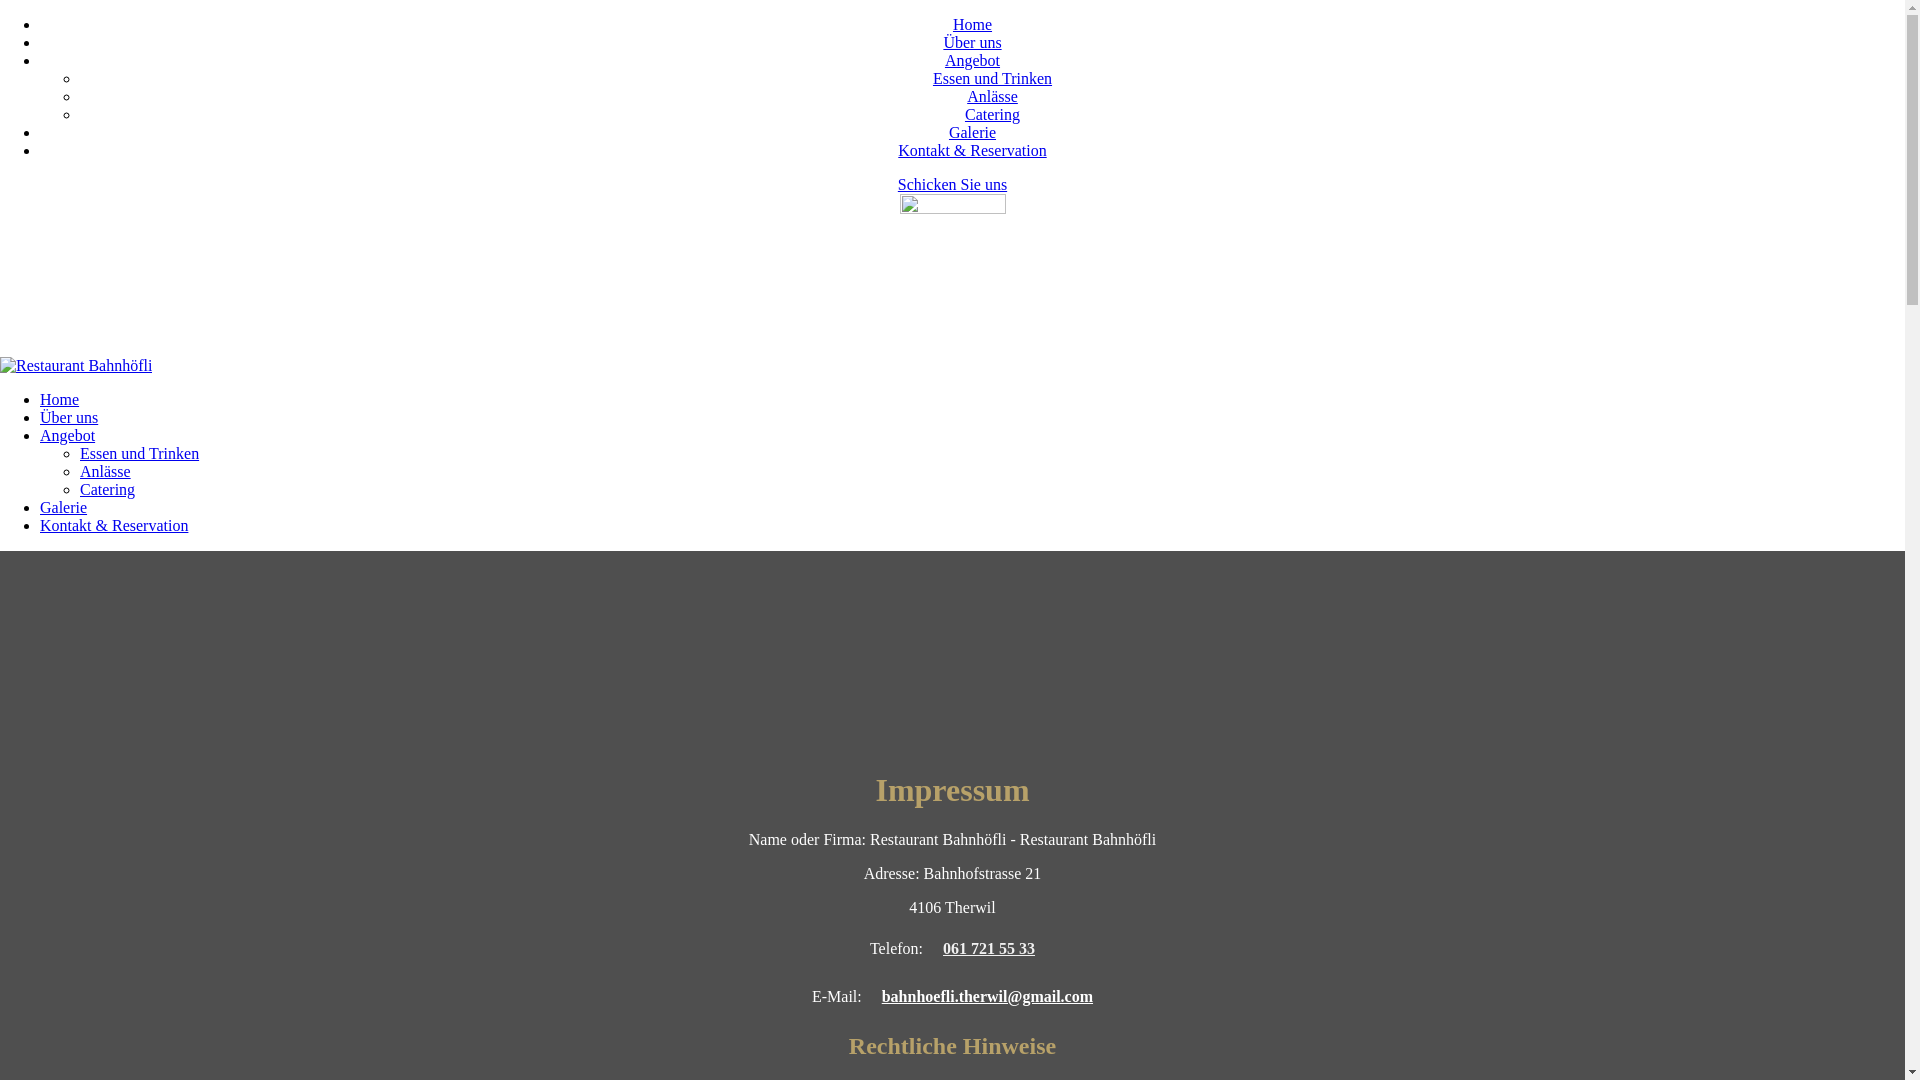 The height and width of the screenshot is (1080, 1920). I want to click on 'Schicken Sie uns', so click(951, 184).